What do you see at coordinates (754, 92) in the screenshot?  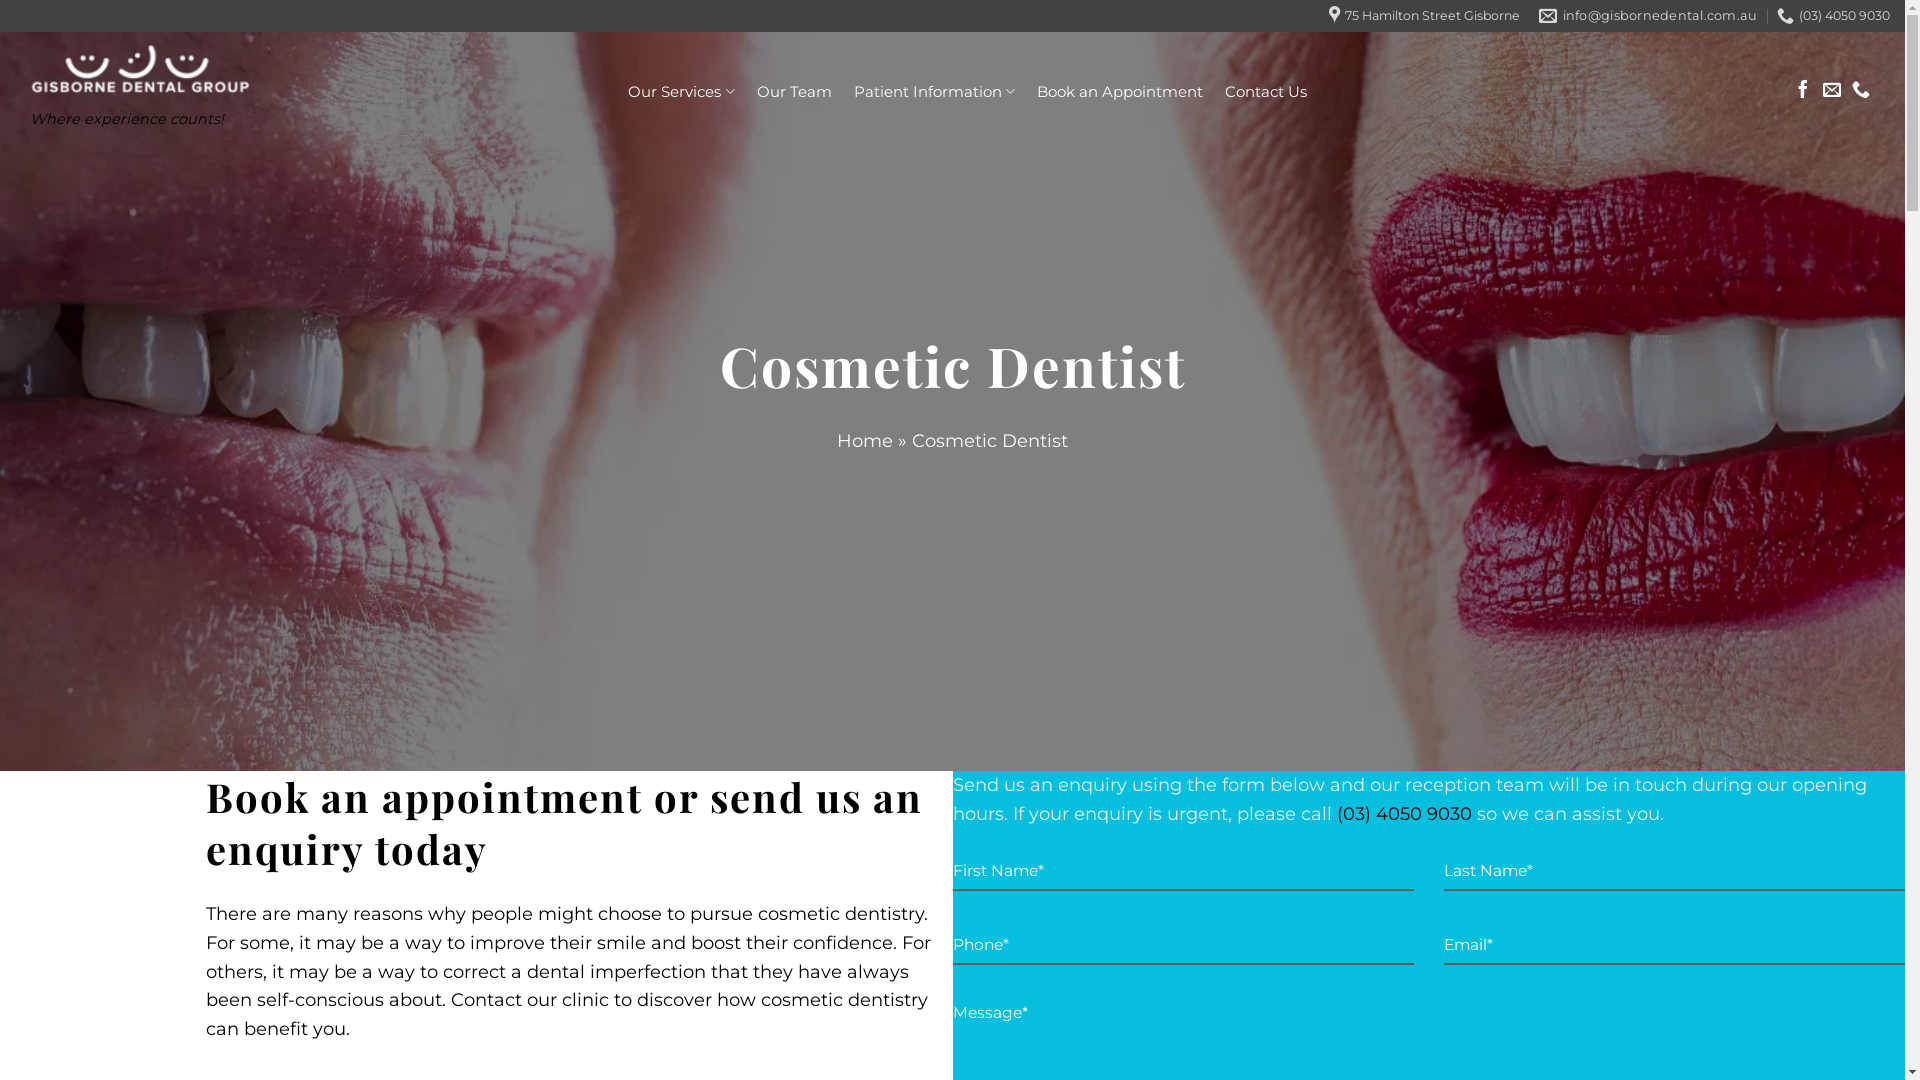 I see `'Our Team'` at bounding box center [754, 92].